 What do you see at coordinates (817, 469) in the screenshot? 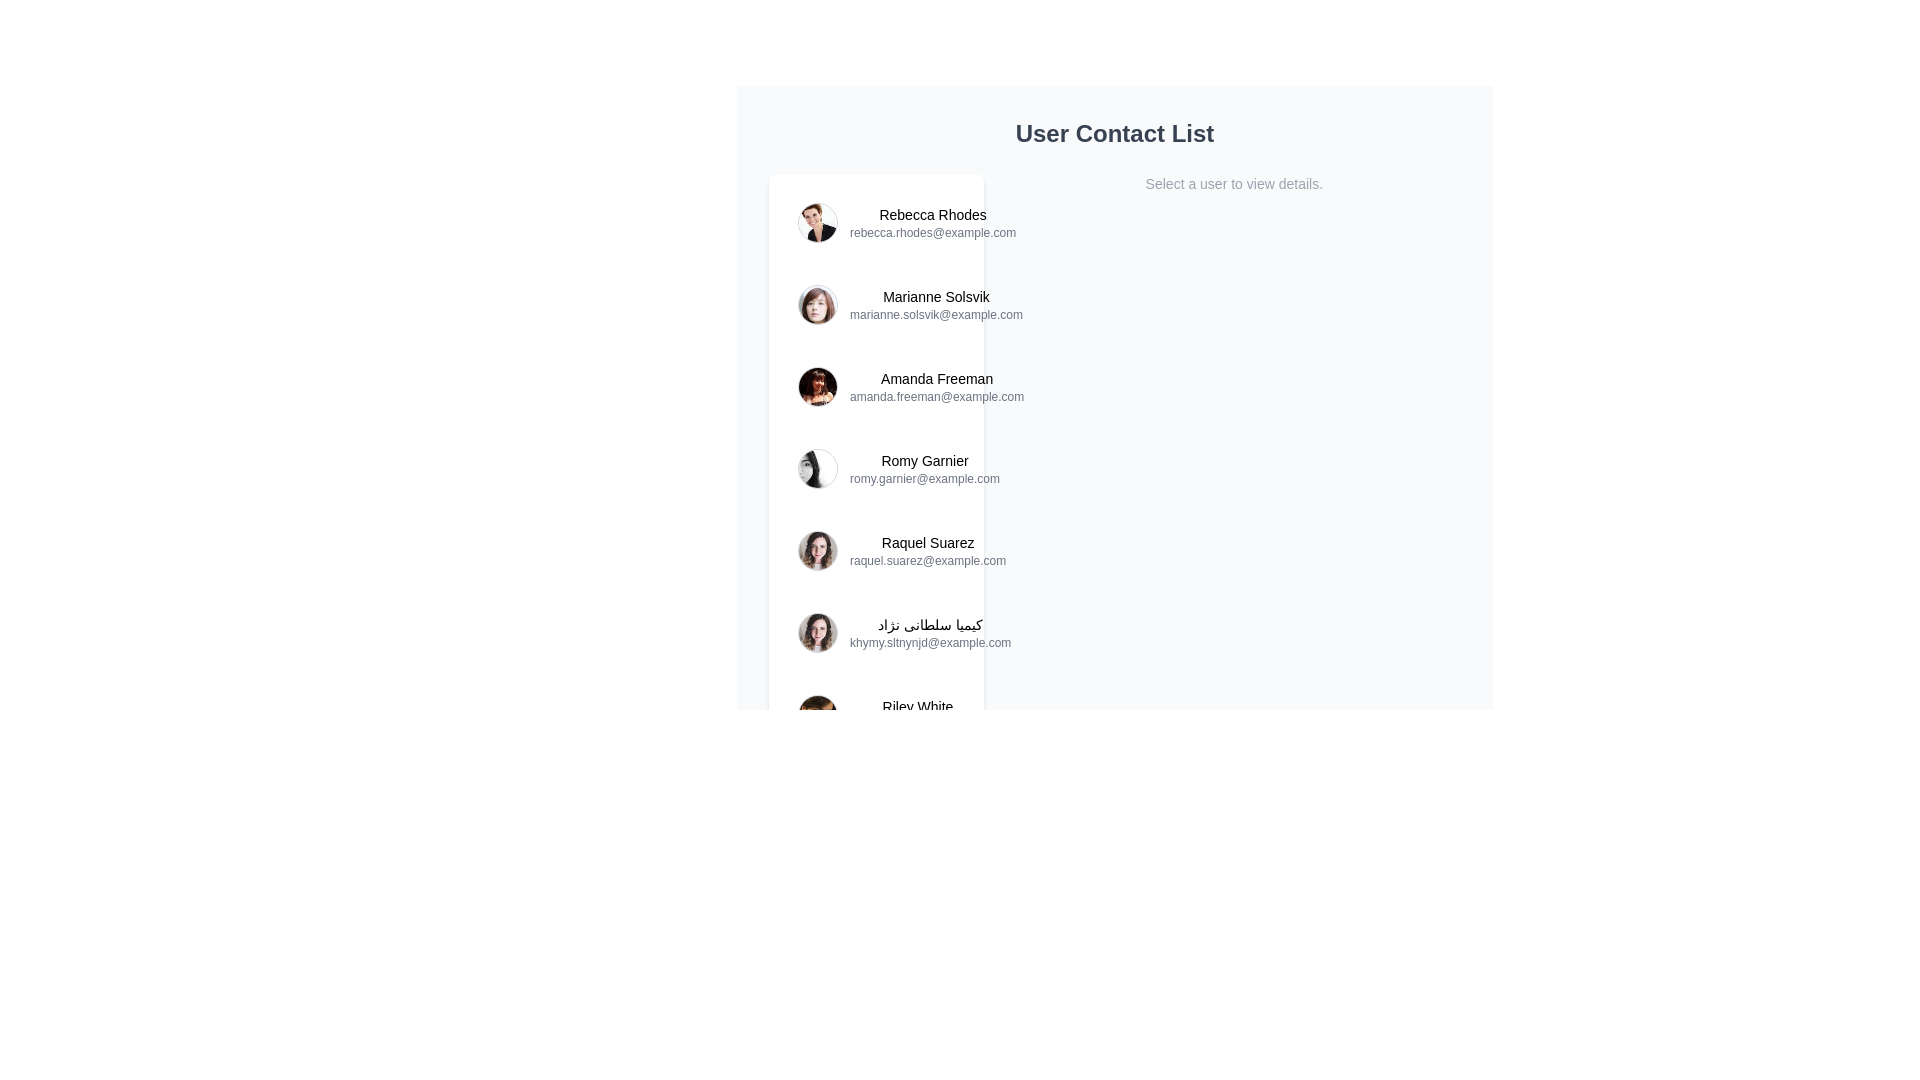
I see `the image to the left of the user name 'Romy Garnier' in the fourth row of the contact list` at bounding box center [817, 469].